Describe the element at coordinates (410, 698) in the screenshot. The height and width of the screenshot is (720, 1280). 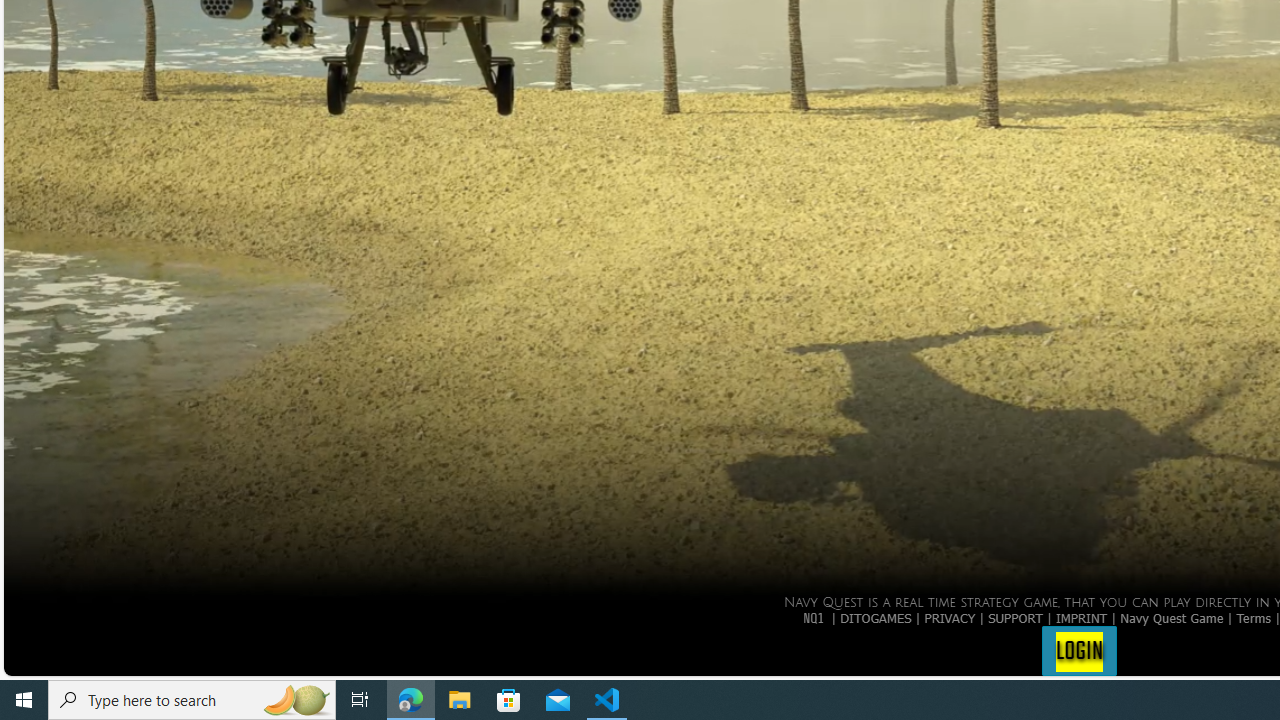
I see `'Microsoft Edge - 1 running window'` at that location.